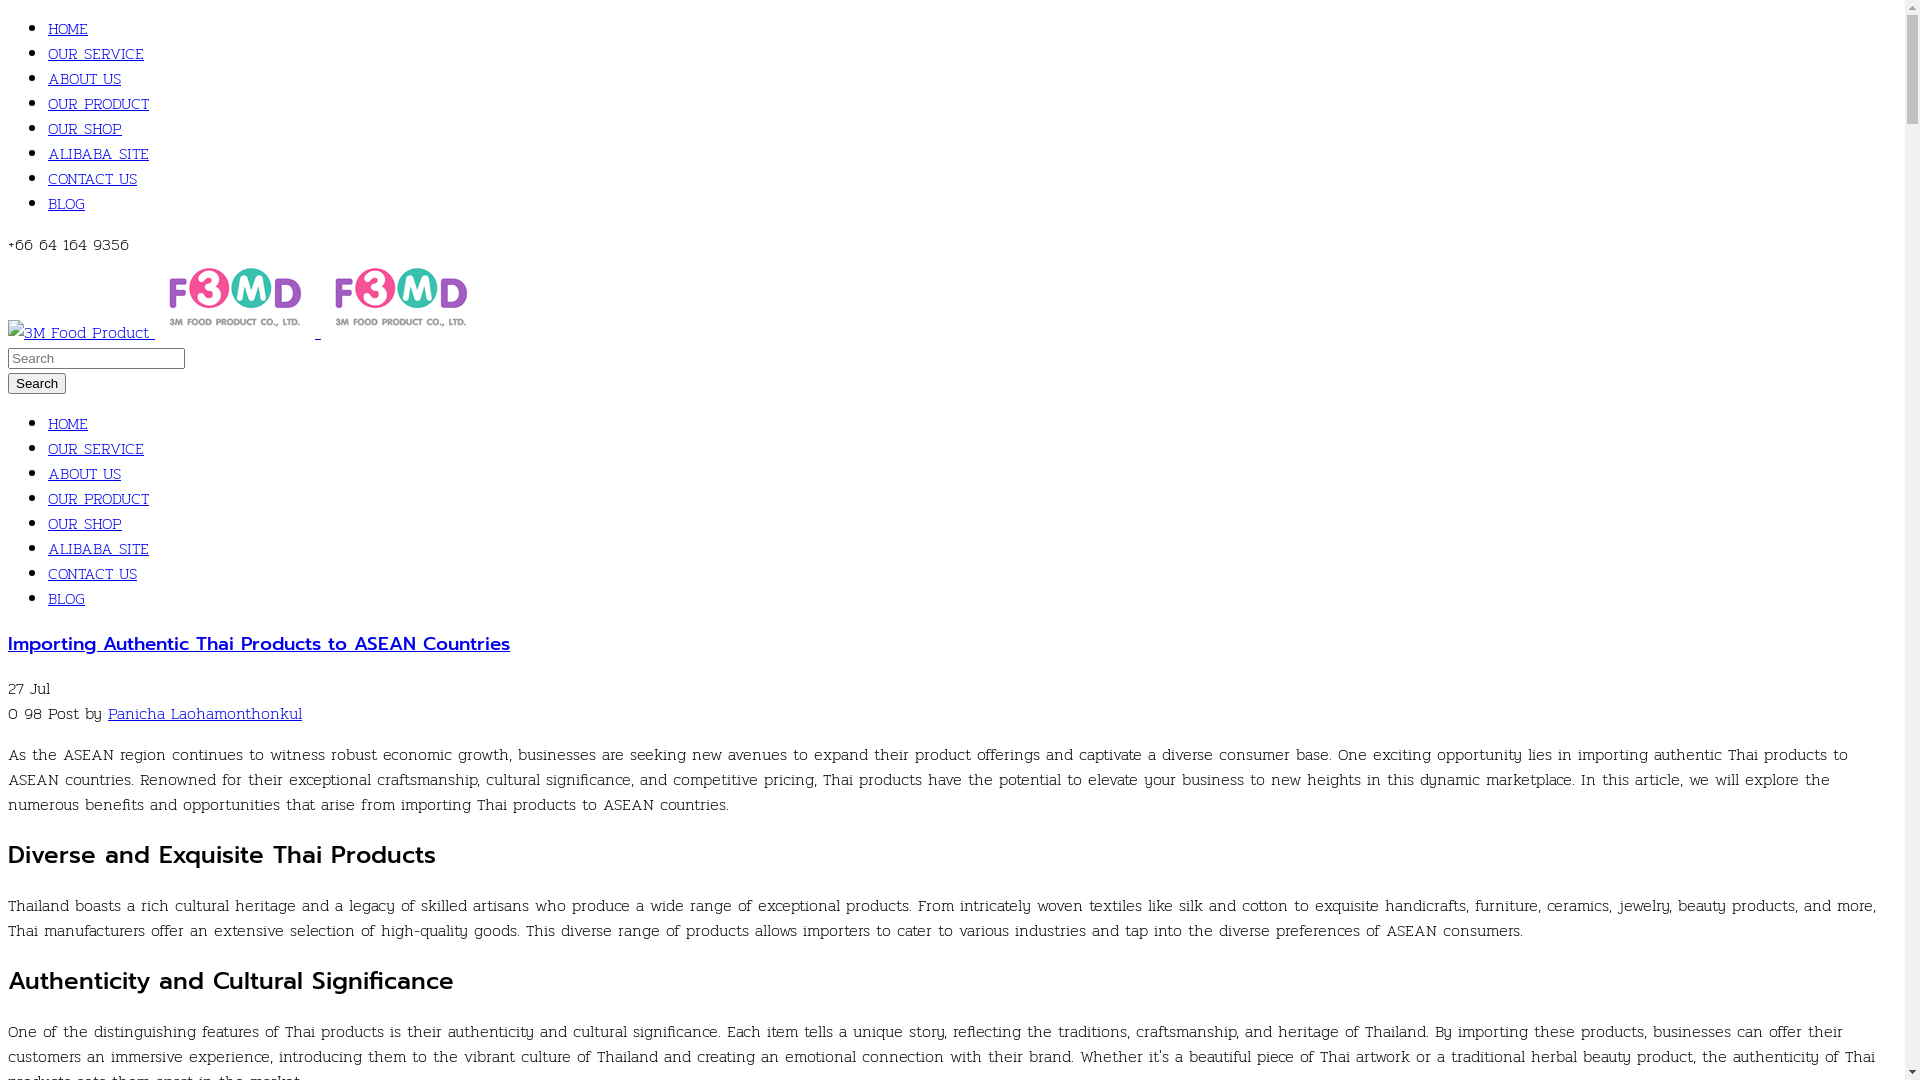 This screenshot has width=1920, height=1080. Describe the element at coordinates (91, 573) in the screenshot. I see `'CONTACT US'` at that location.